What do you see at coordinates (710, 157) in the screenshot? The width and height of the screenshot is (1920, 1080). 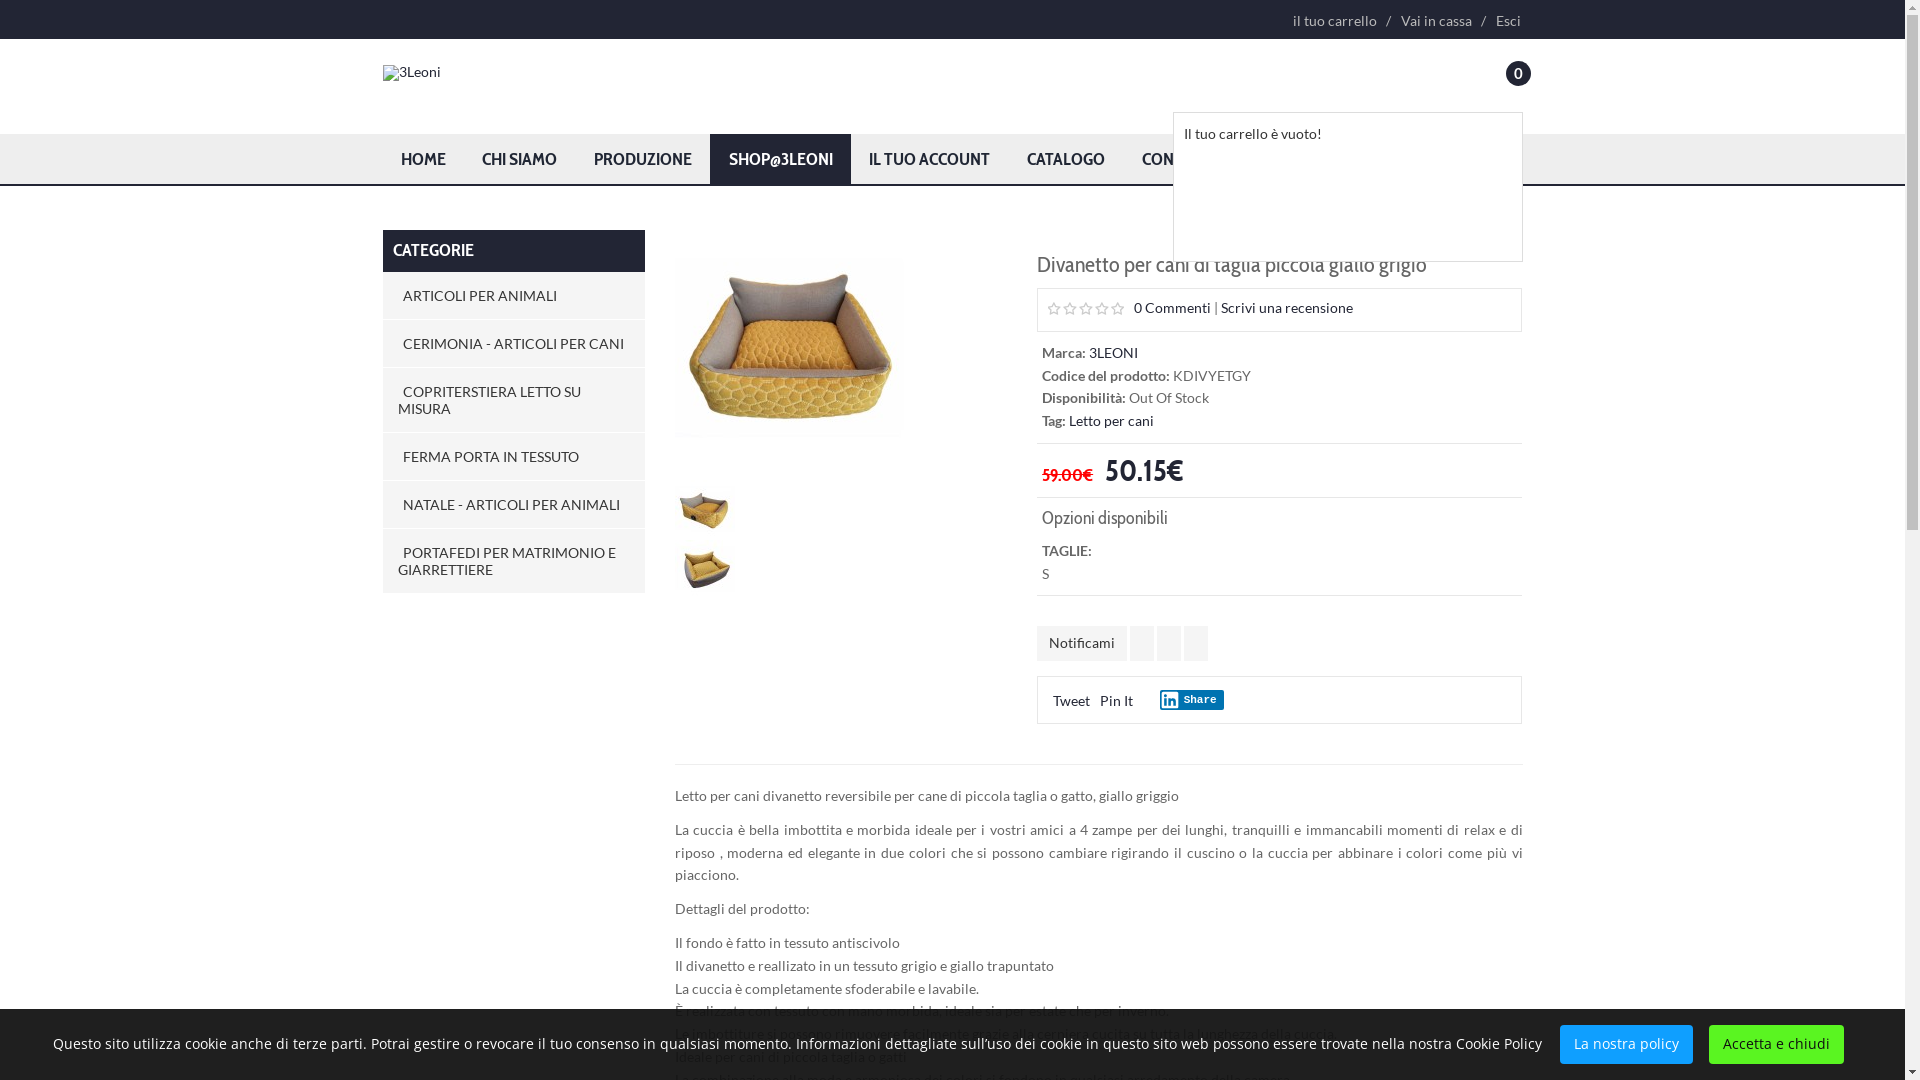 I see `'SHOP@3LEONI'` at bounding box center [710, 157].